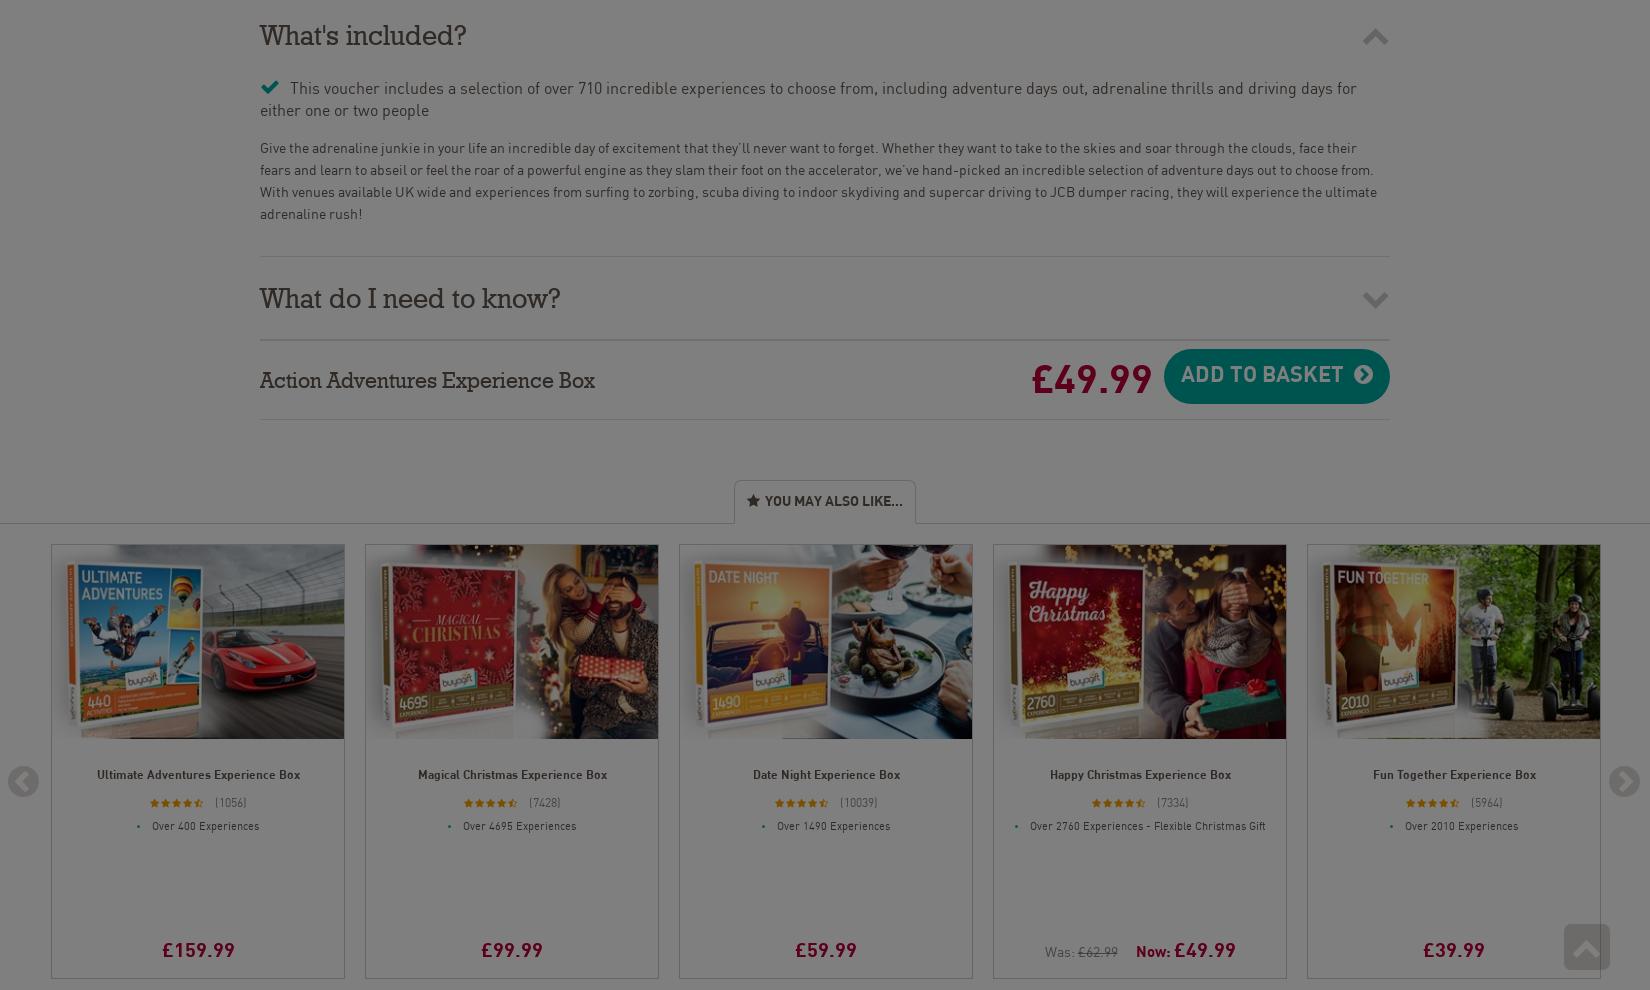 This screenshot has width=1650, height=990. What do you see at coordinates (363, 28) in the screenshot?
I see `'What's included?'` at bounding box center [363, 28].